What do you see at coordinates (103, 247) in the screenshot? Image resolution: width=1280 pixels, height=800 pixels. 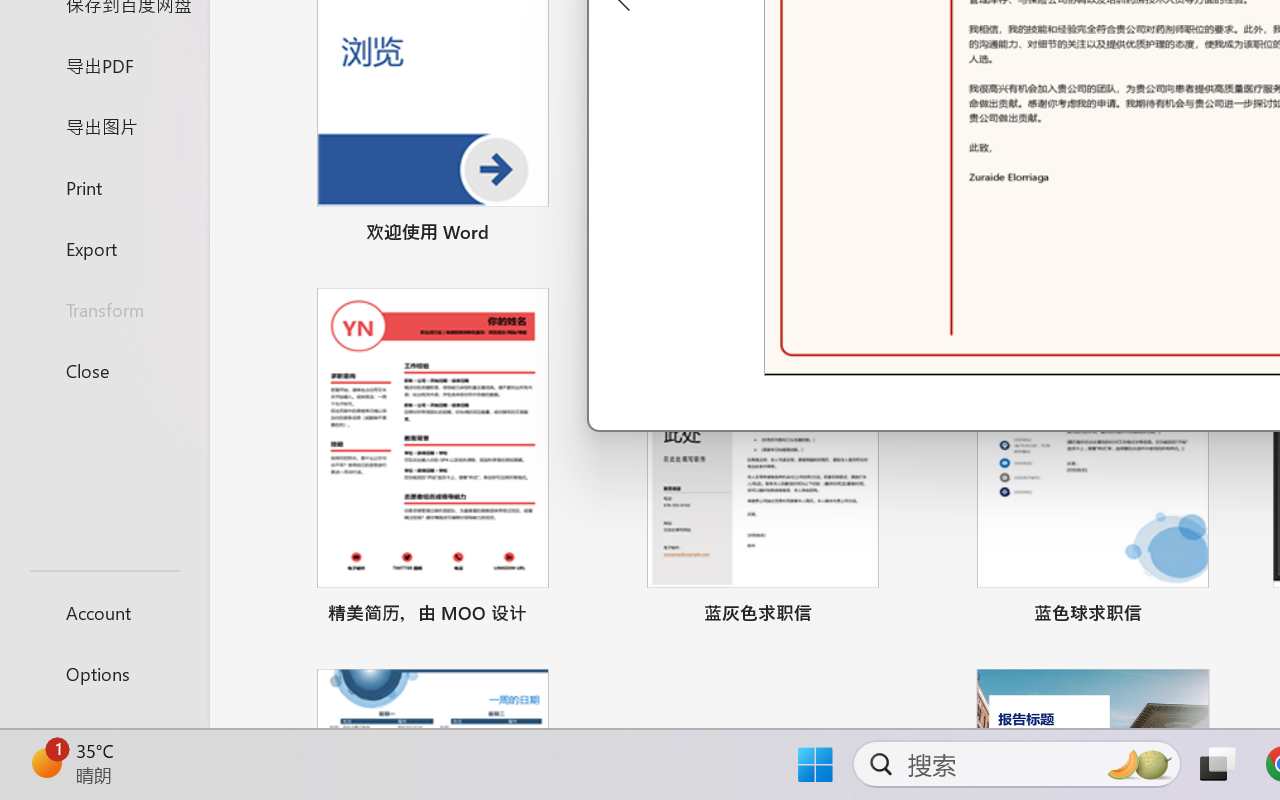 I see `'Export'` at bounding box center [103, 247].